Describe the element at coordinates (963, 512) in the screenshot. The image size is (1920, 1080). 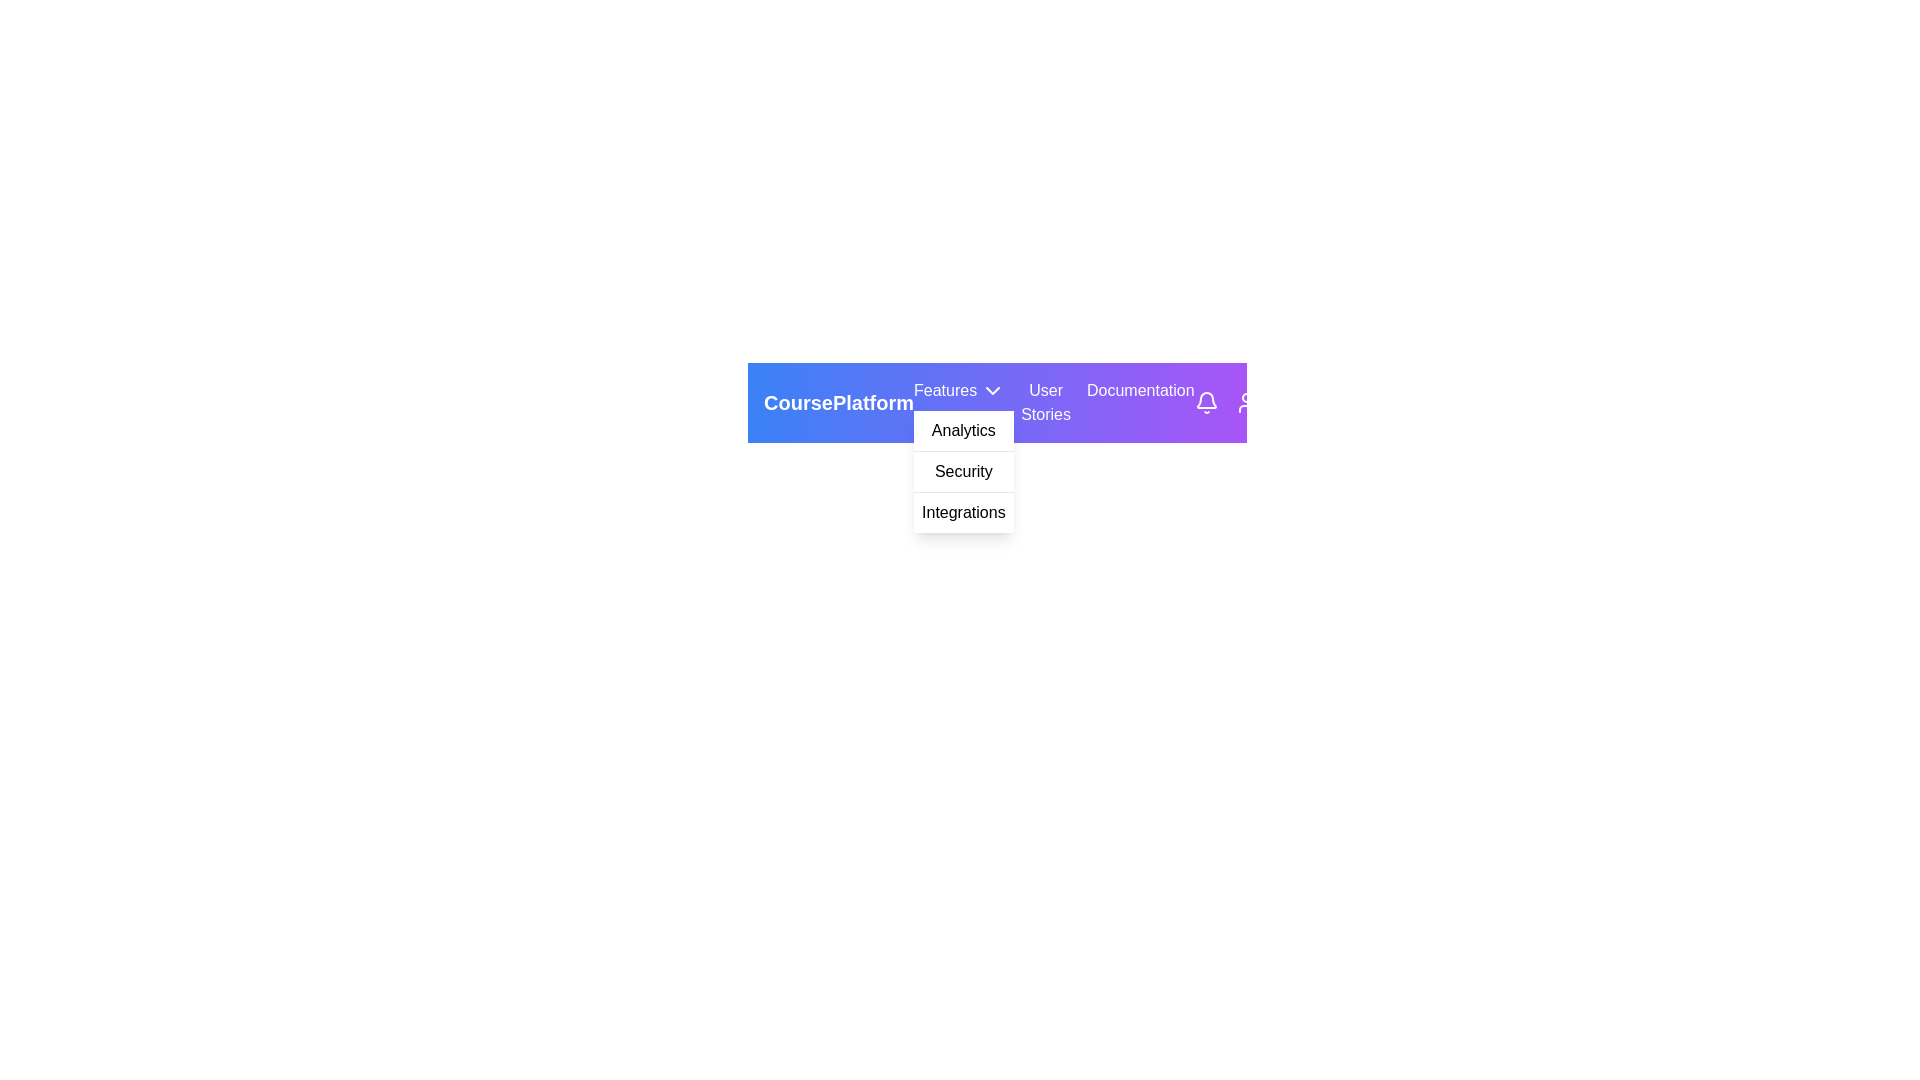
I see `the 'Integrations' text label in the dropdown menu under 'Features'` at that location.